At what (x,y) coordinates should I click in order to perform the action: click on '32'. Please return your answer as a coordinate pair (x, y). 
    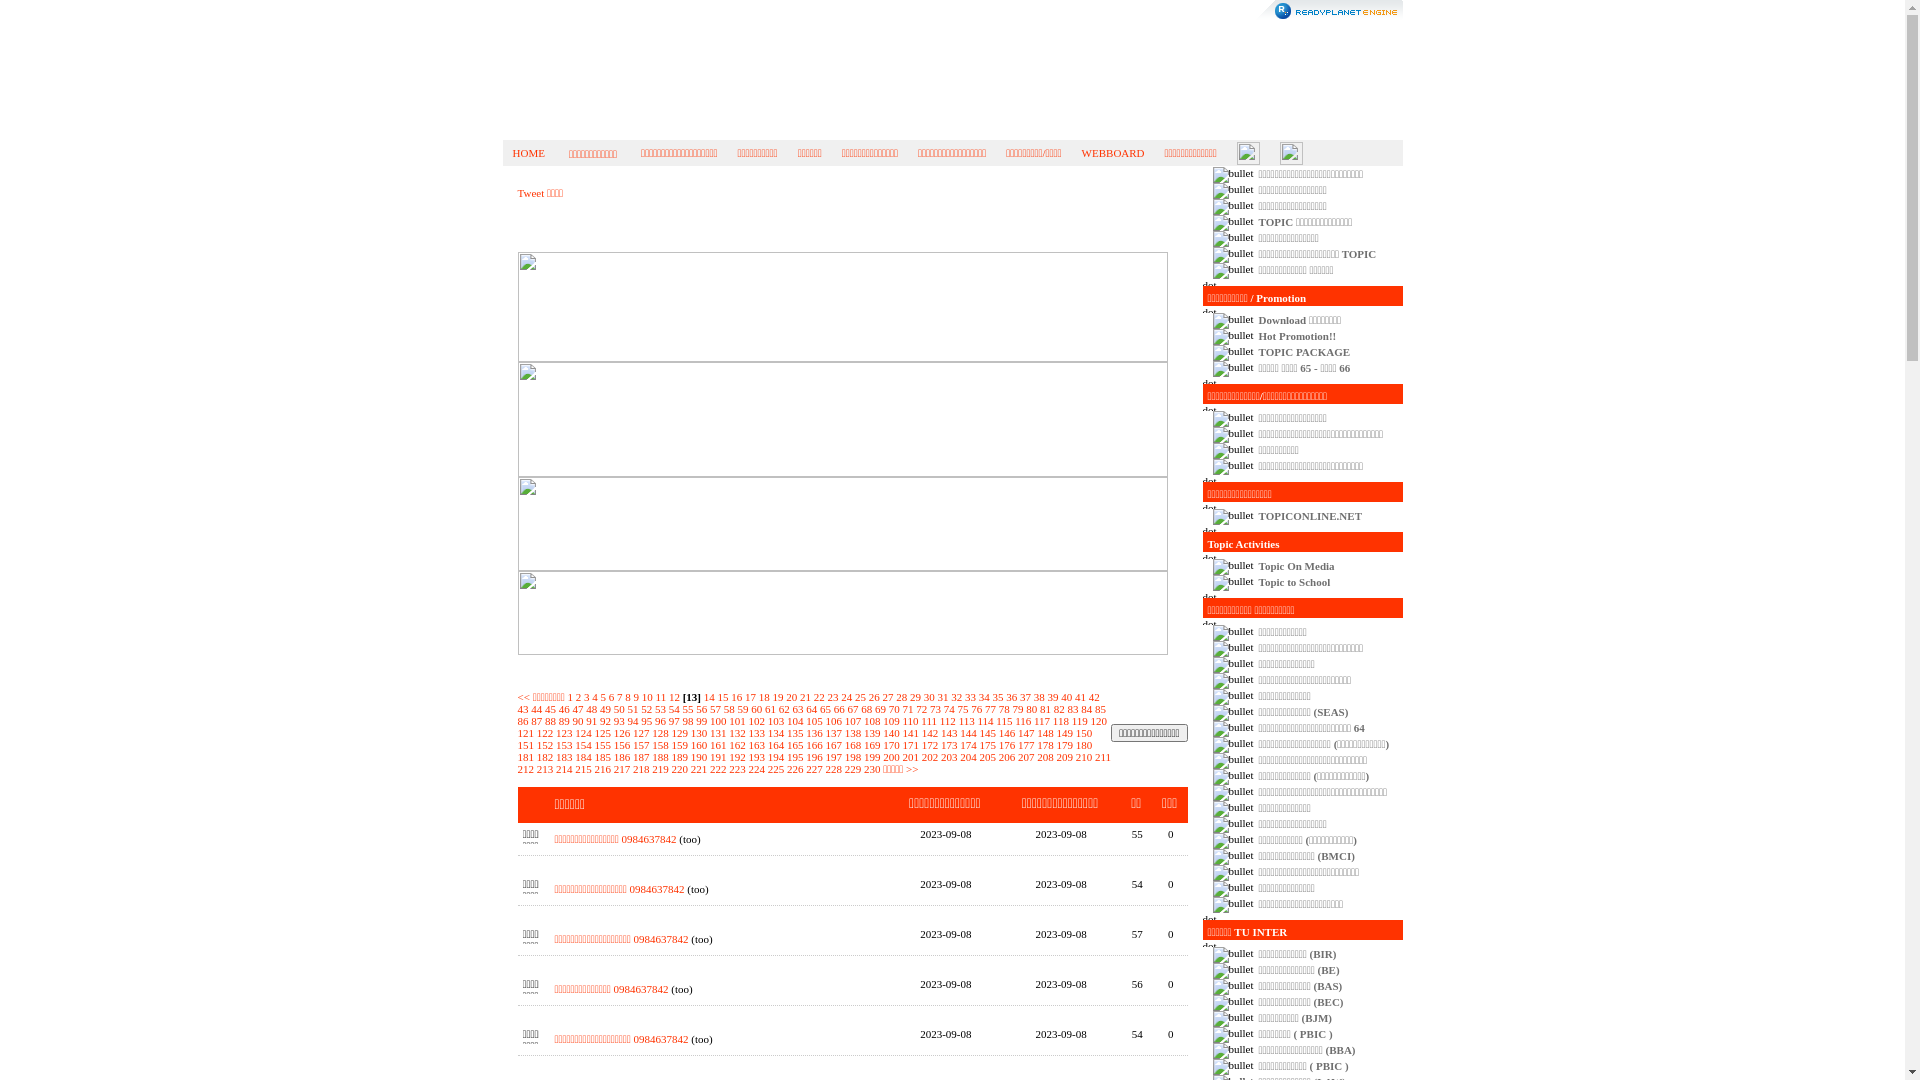
    Looking at the image, I should click on (955, 696).